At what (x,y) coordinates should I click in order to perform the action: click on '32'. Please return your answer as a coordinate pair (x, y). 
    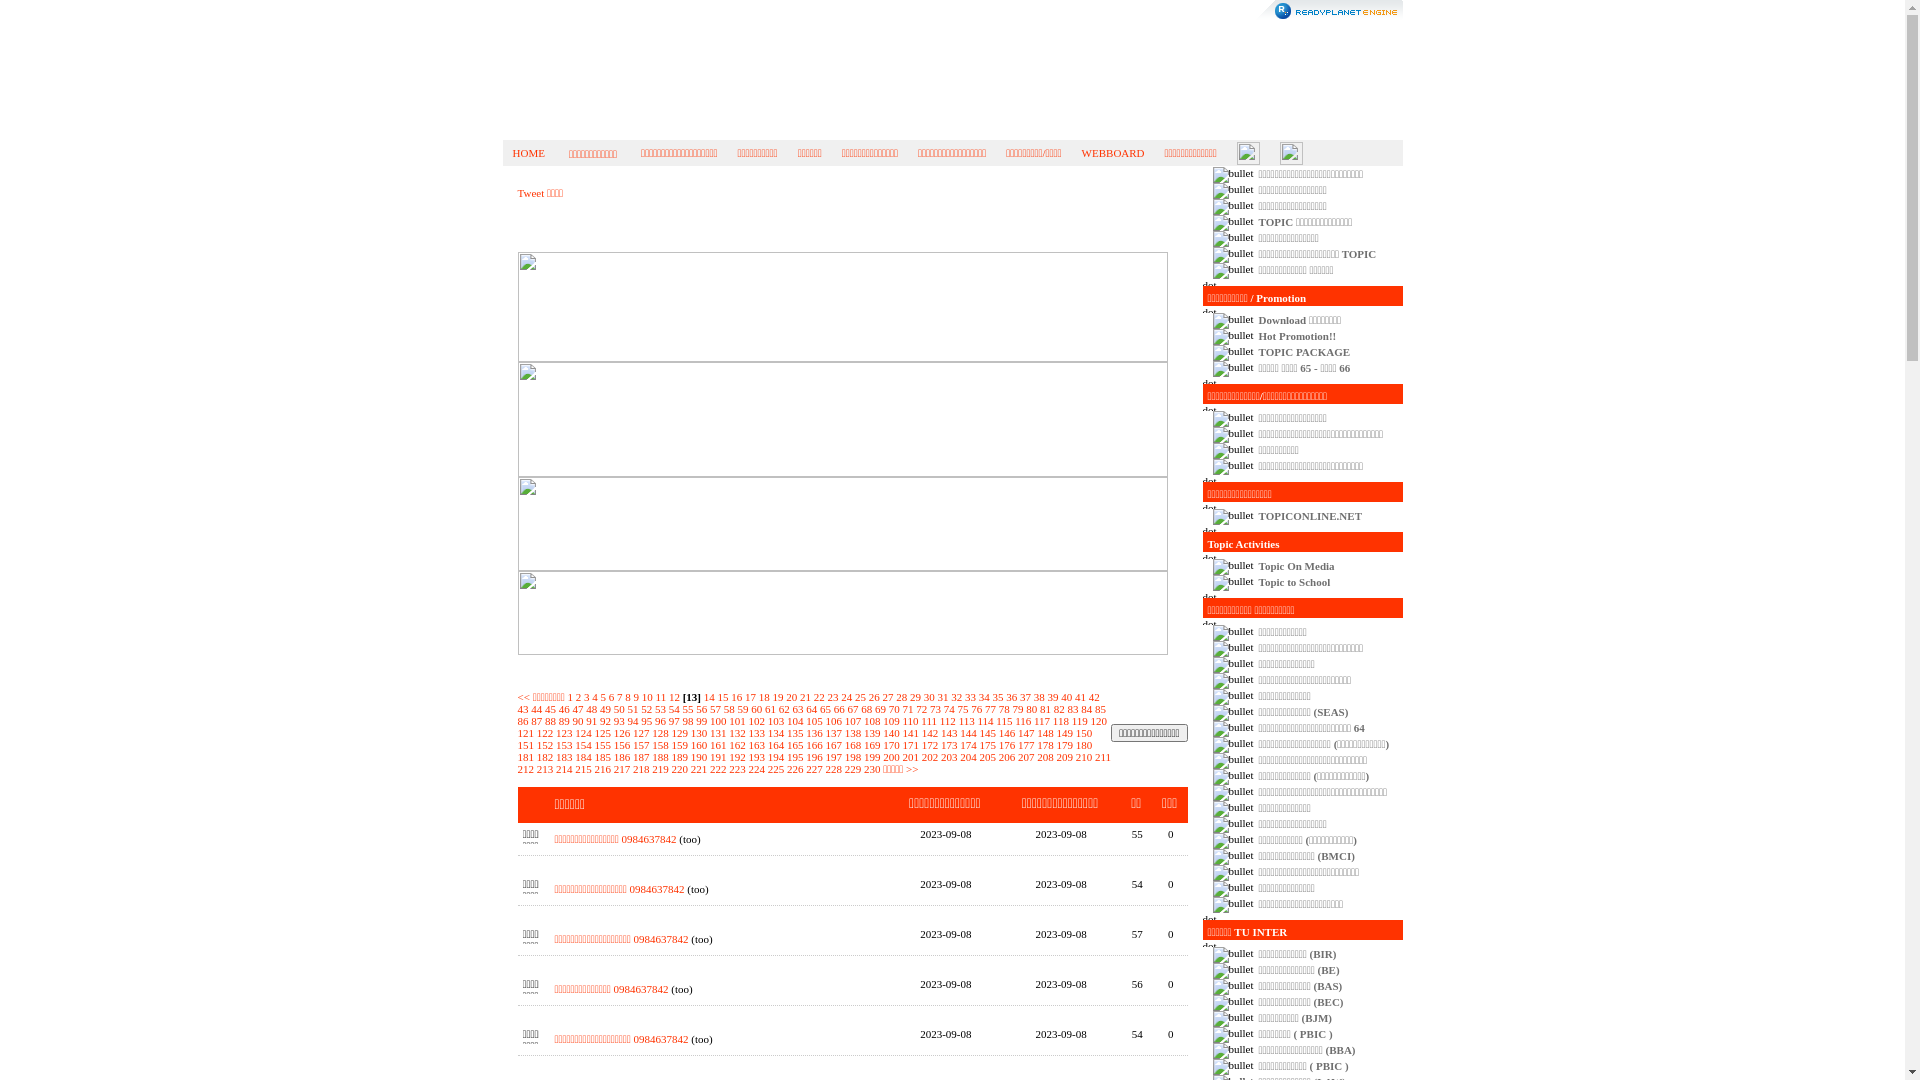
    Looking at the image, I should click on (955, 696).